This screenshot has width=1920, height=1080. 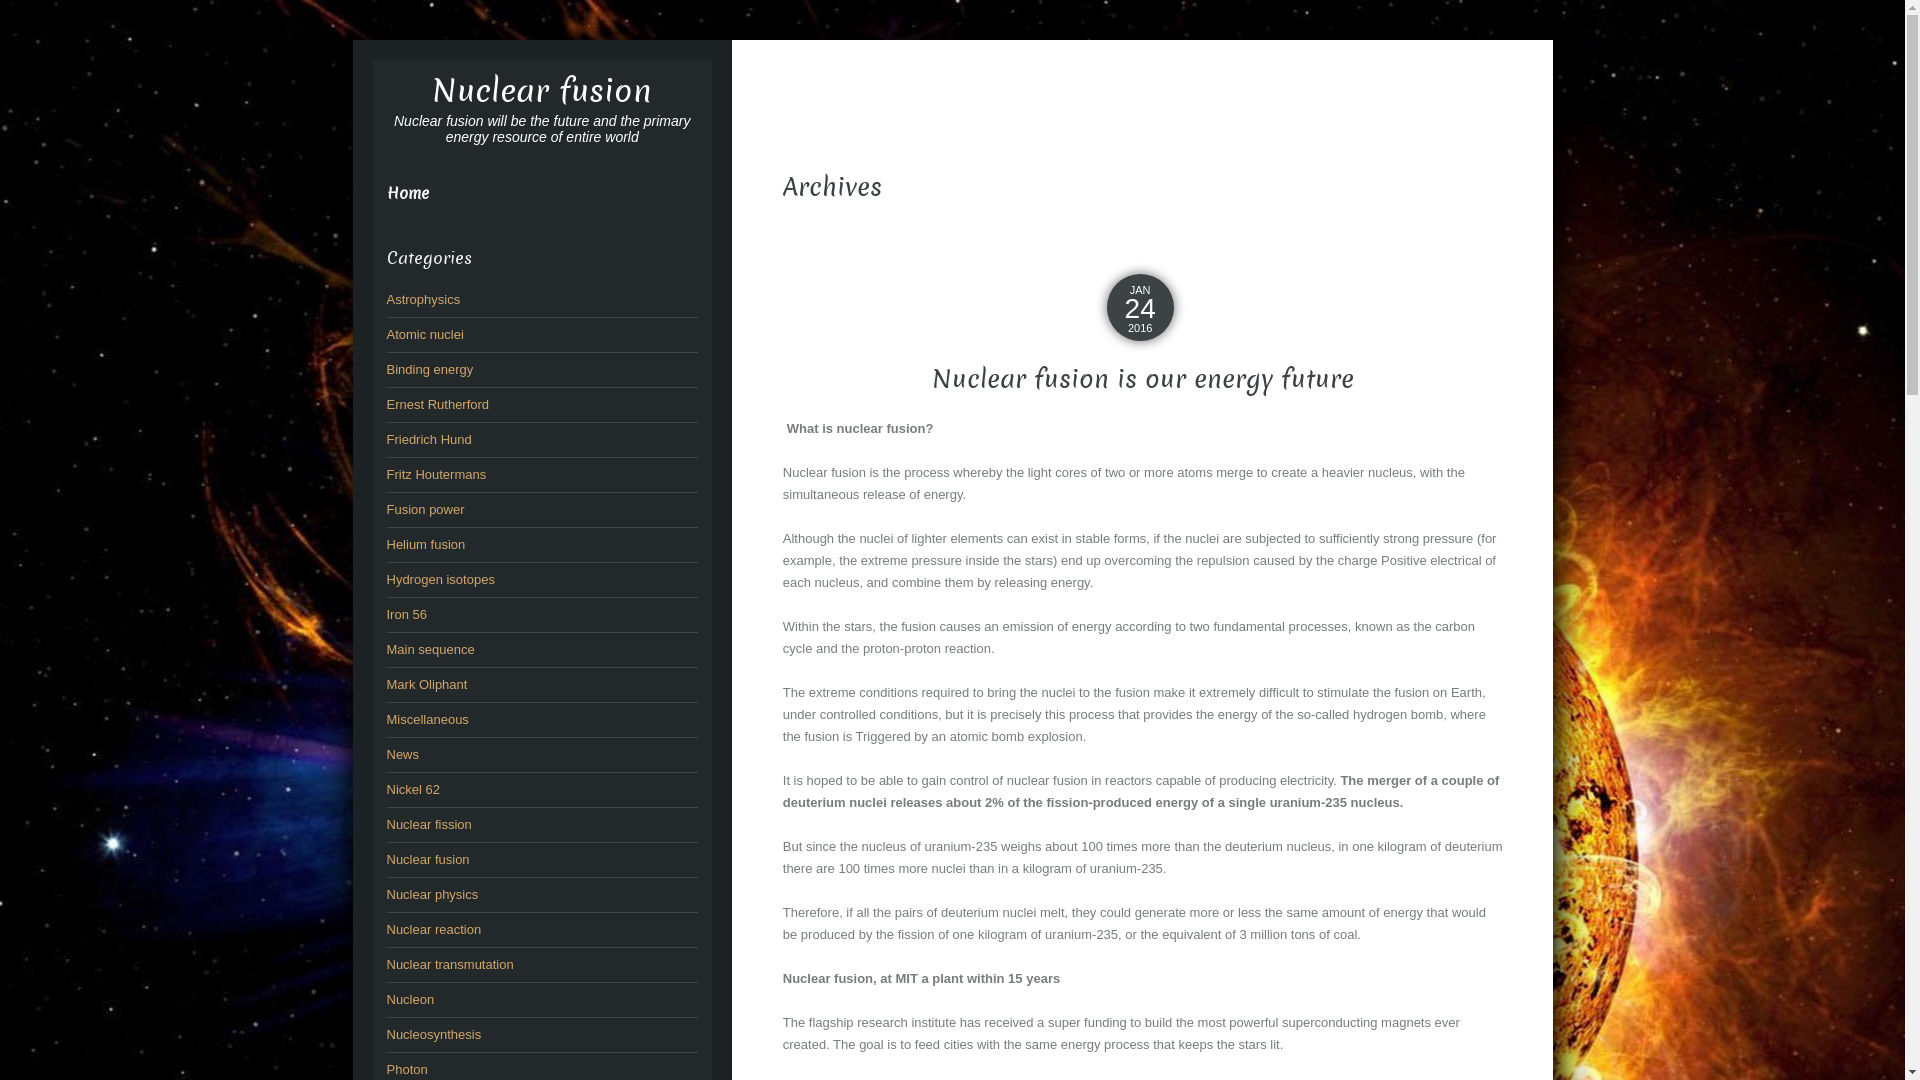 What do you see at coordinates (411, 788) in the screenshot?
I see `'Nickel 62'` at bounding box center [411, 788].